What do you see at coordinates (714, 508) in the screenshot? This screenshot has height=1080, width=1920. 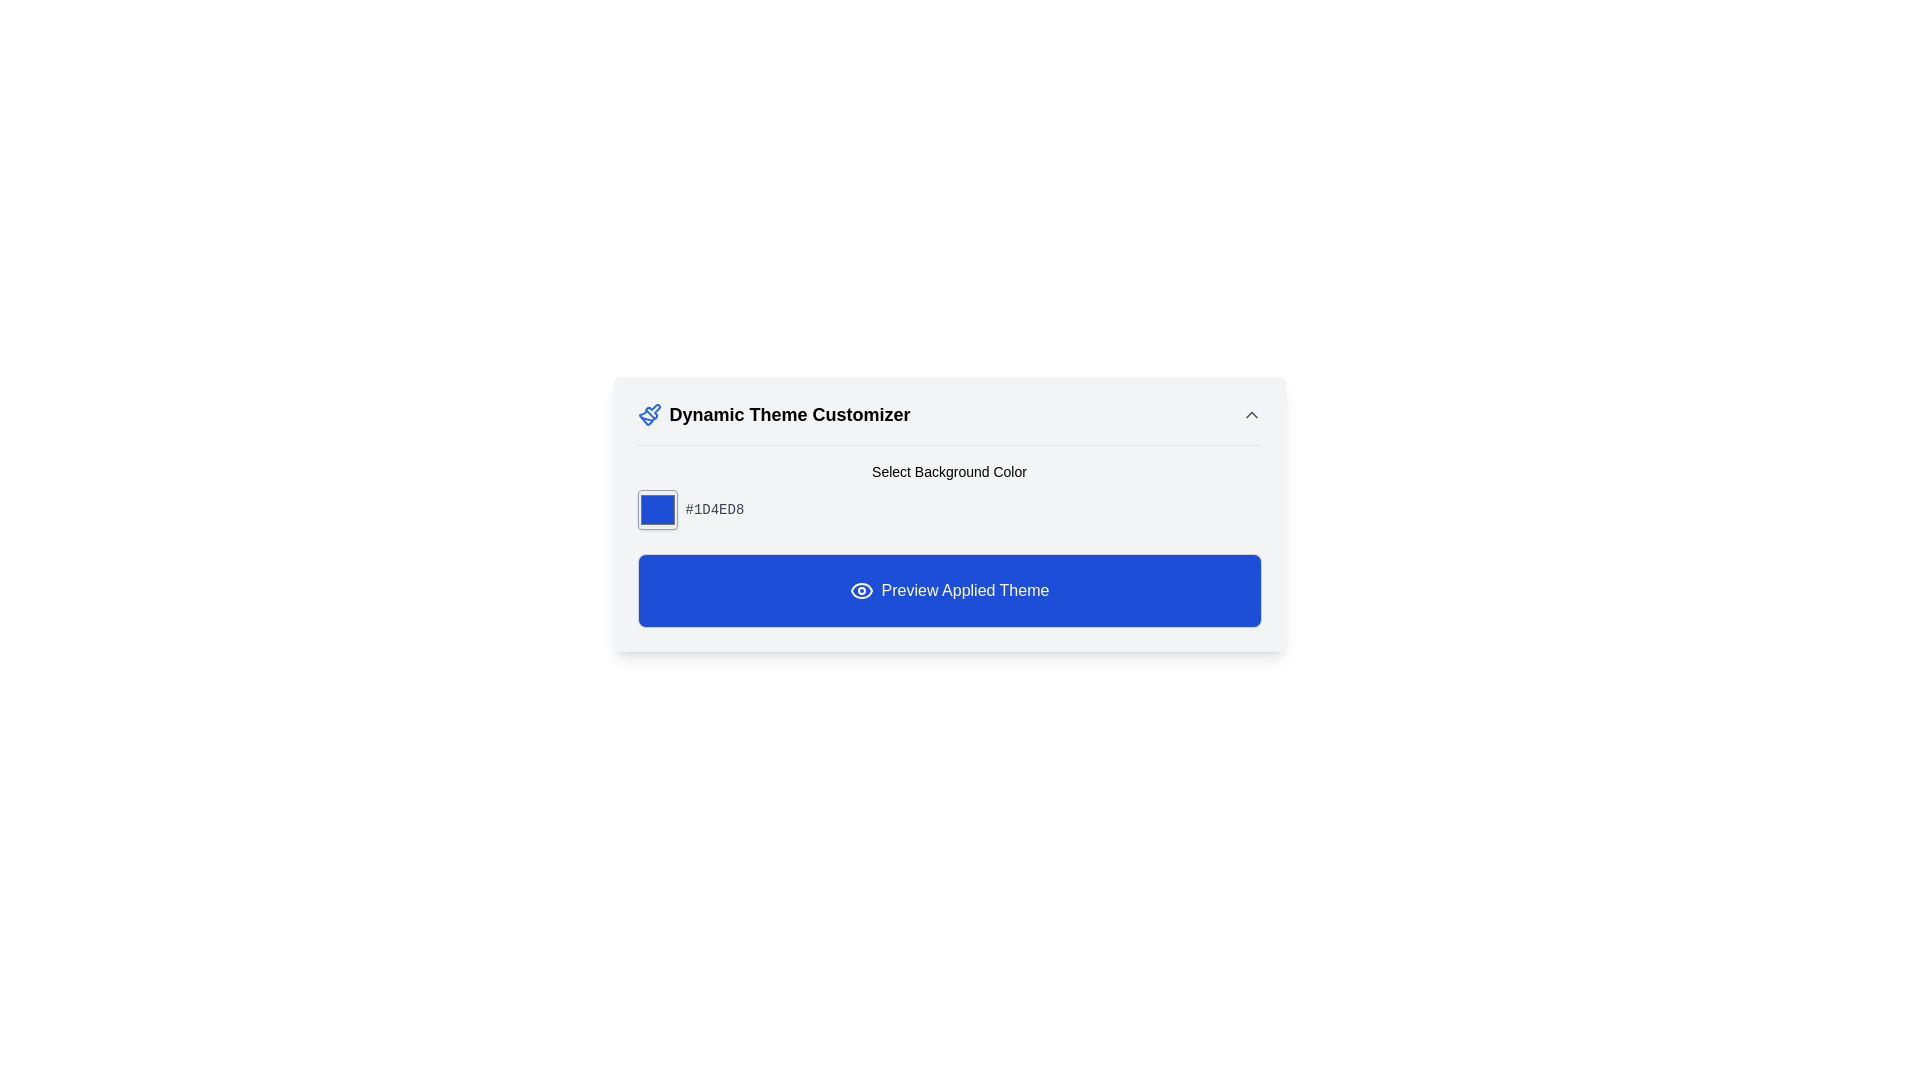 I see `the static text label displaying the hexadecimal color code '#1D4ED8' in the 'Dynamic Theme Customizer' interface, located to the right of the square color box in the 'Select Background Color' section` at bounding box center [714, 508].